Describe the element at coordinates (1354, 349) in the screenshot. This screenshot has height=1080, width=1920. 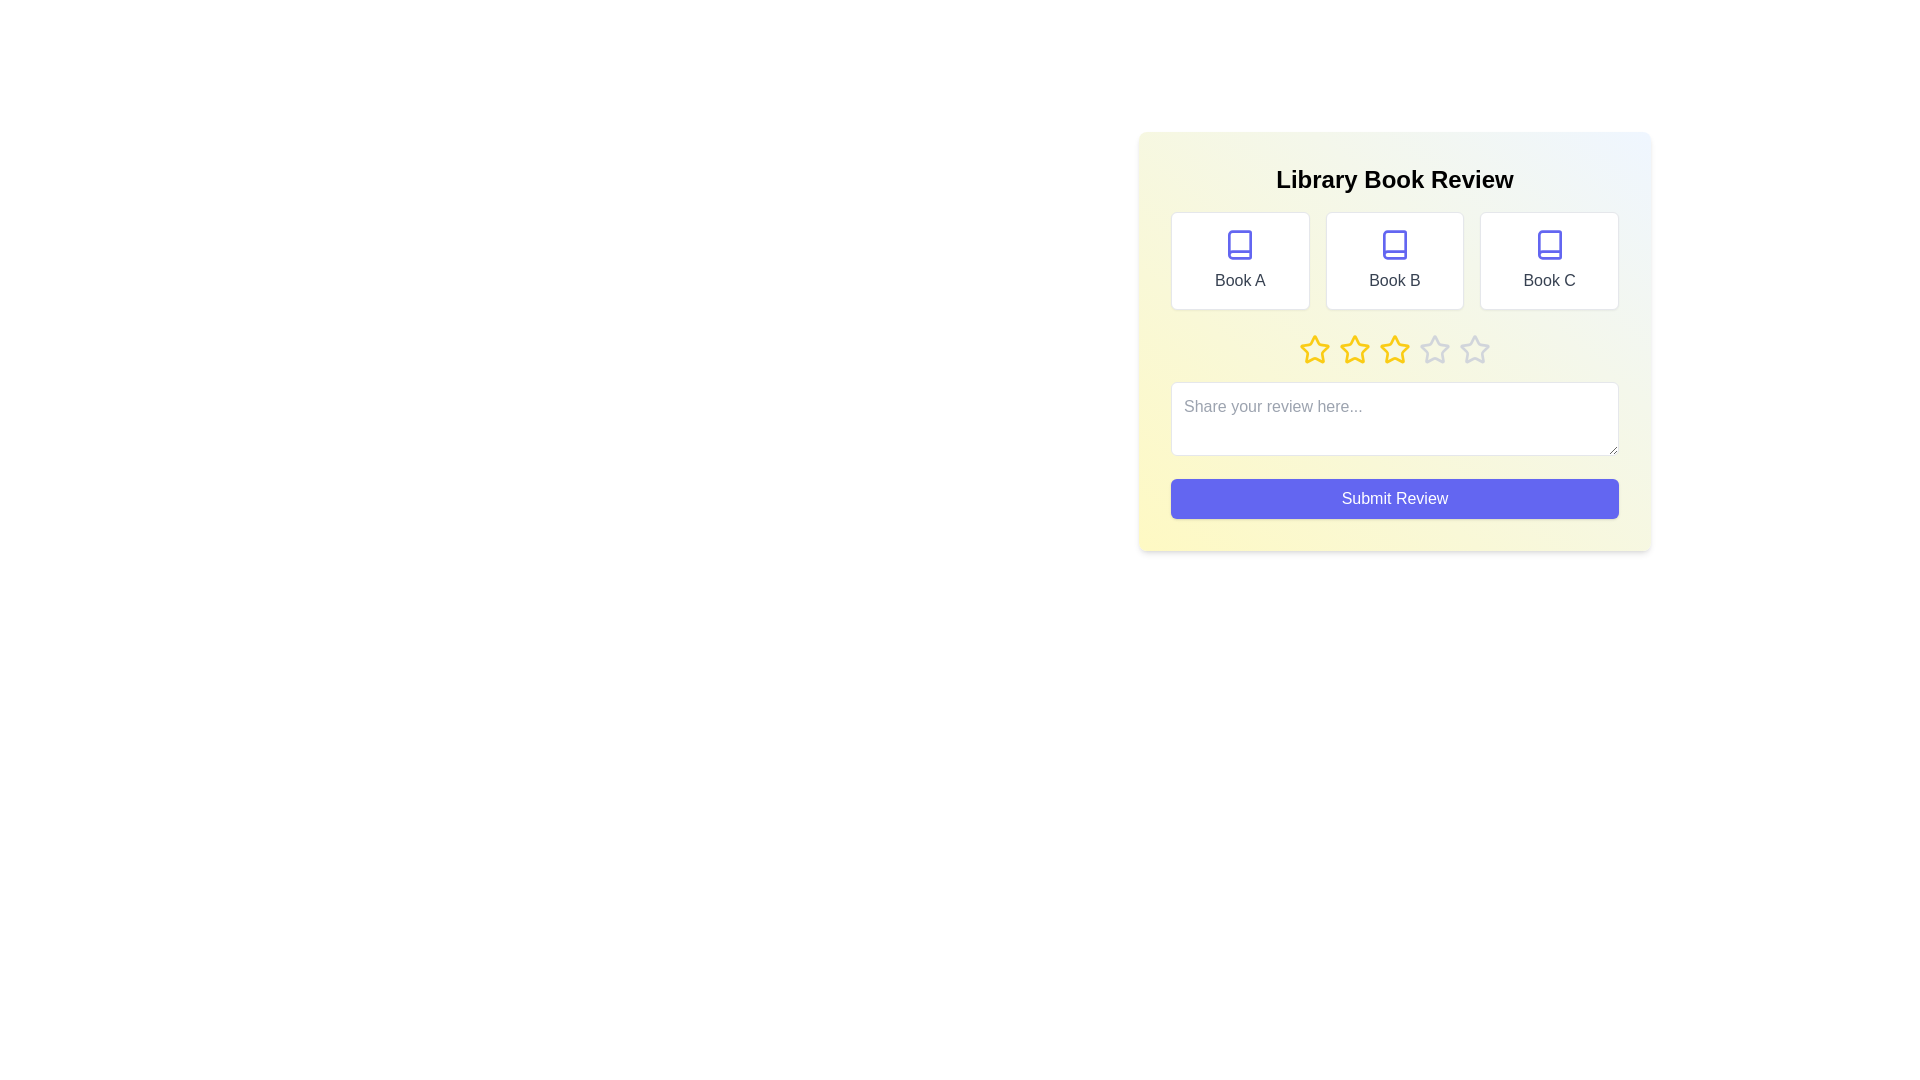
I see `the star corresponding to 2 to preview the rating` at that location.